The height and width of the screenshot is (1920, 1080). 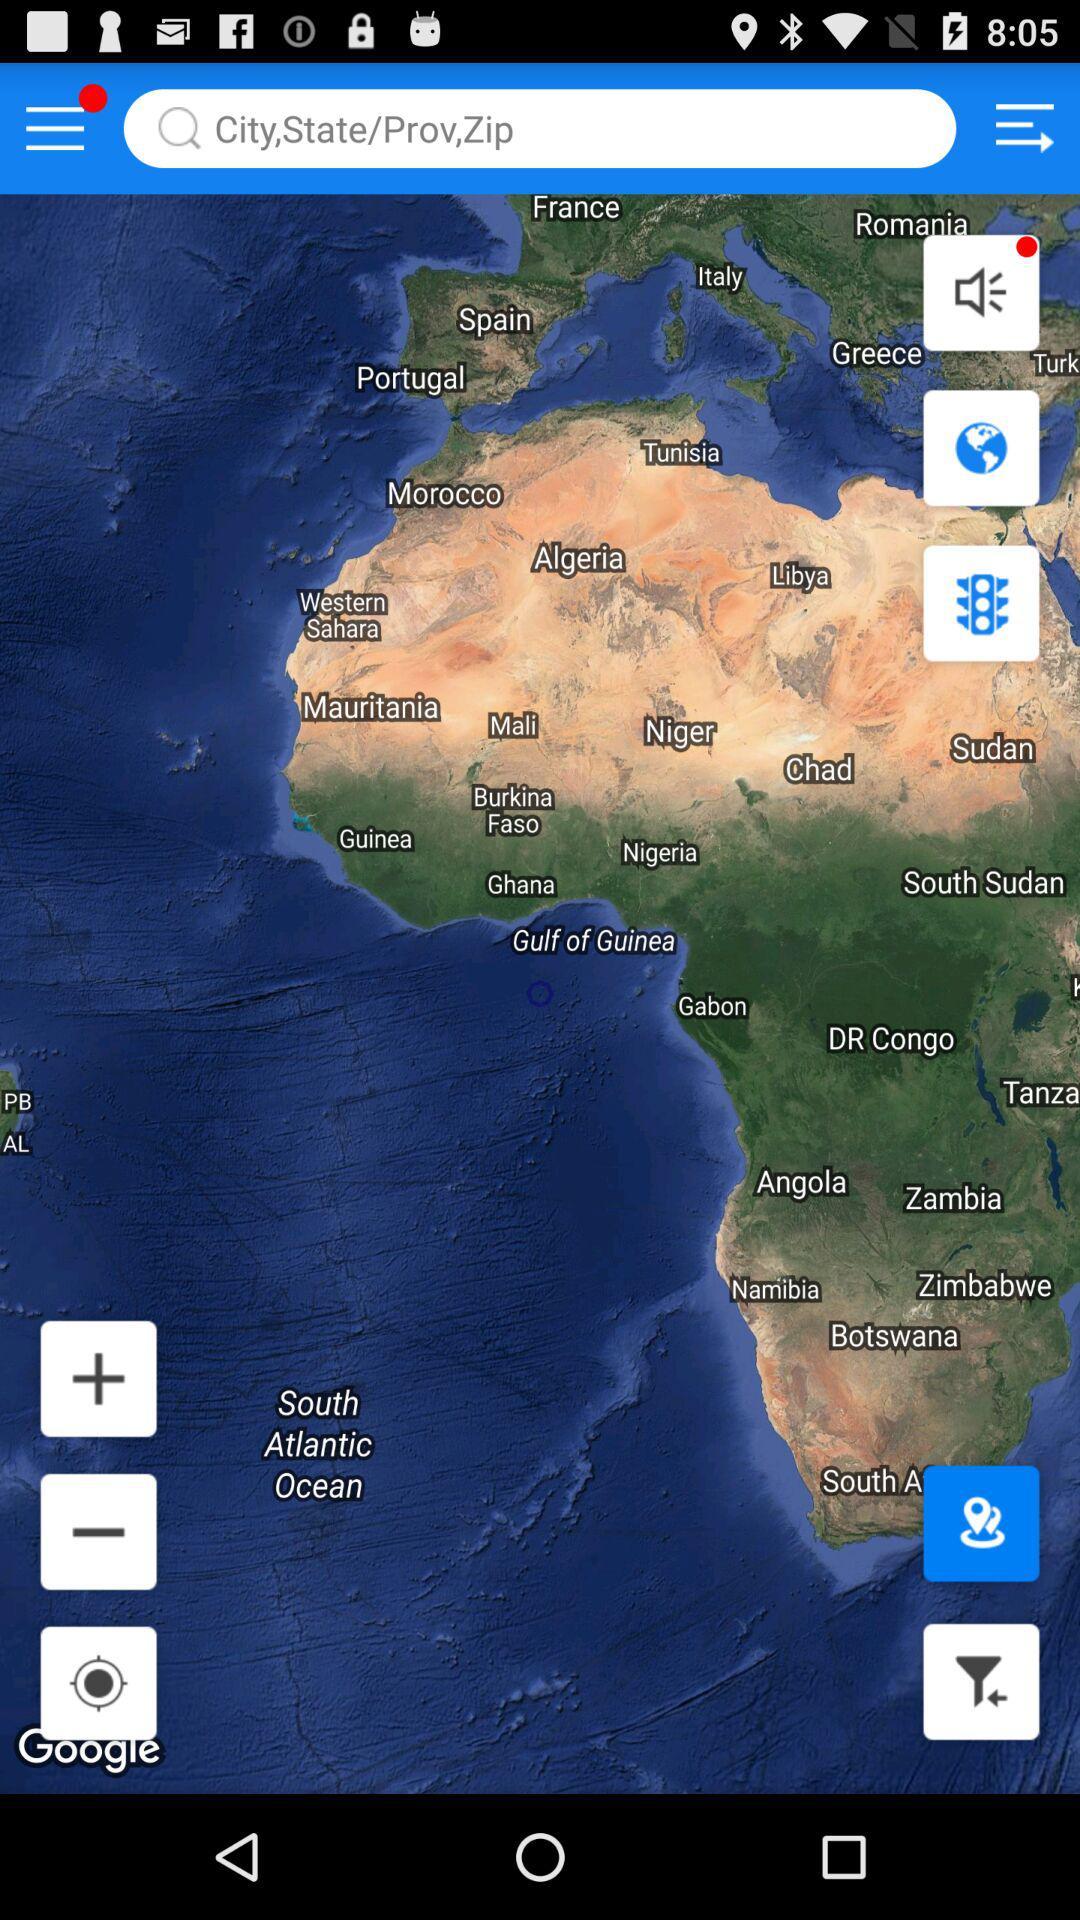 I want to click on navigation icon, so click(x=980, y=447).